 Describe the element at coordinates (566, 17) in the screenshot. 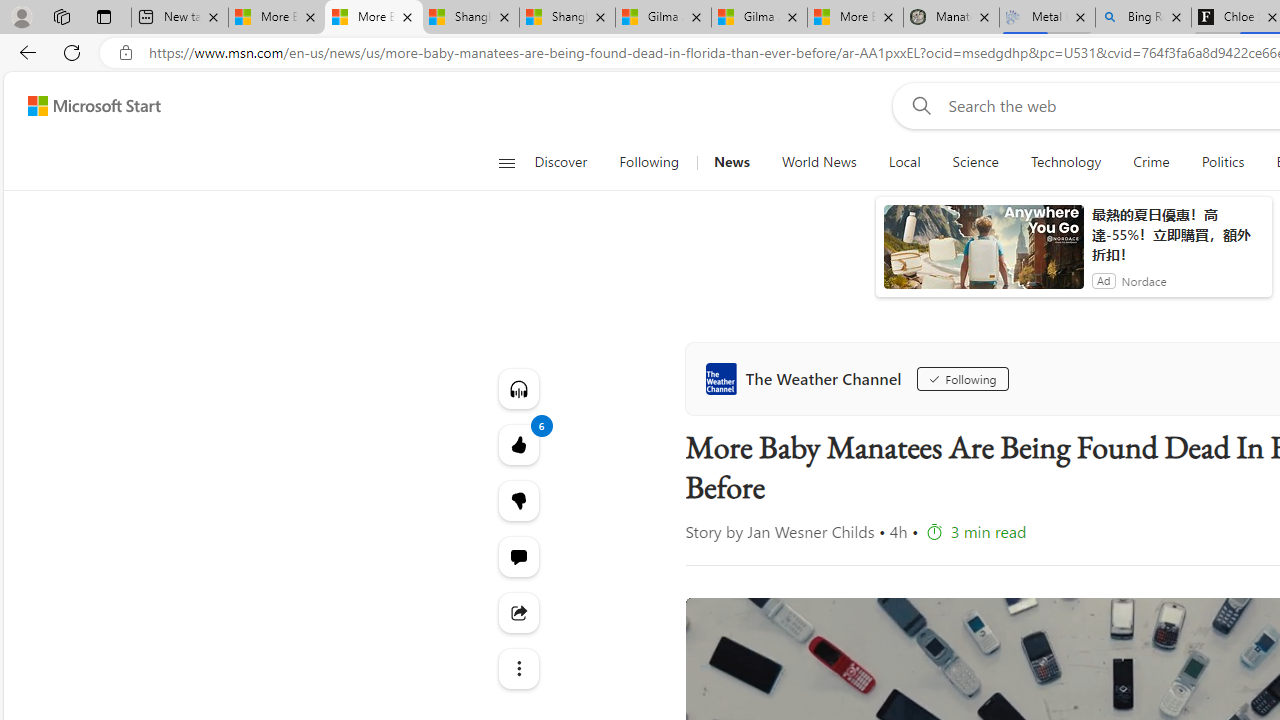

I see `'Shanghai, China weather forecast | Microsoft Weather'` at that location.